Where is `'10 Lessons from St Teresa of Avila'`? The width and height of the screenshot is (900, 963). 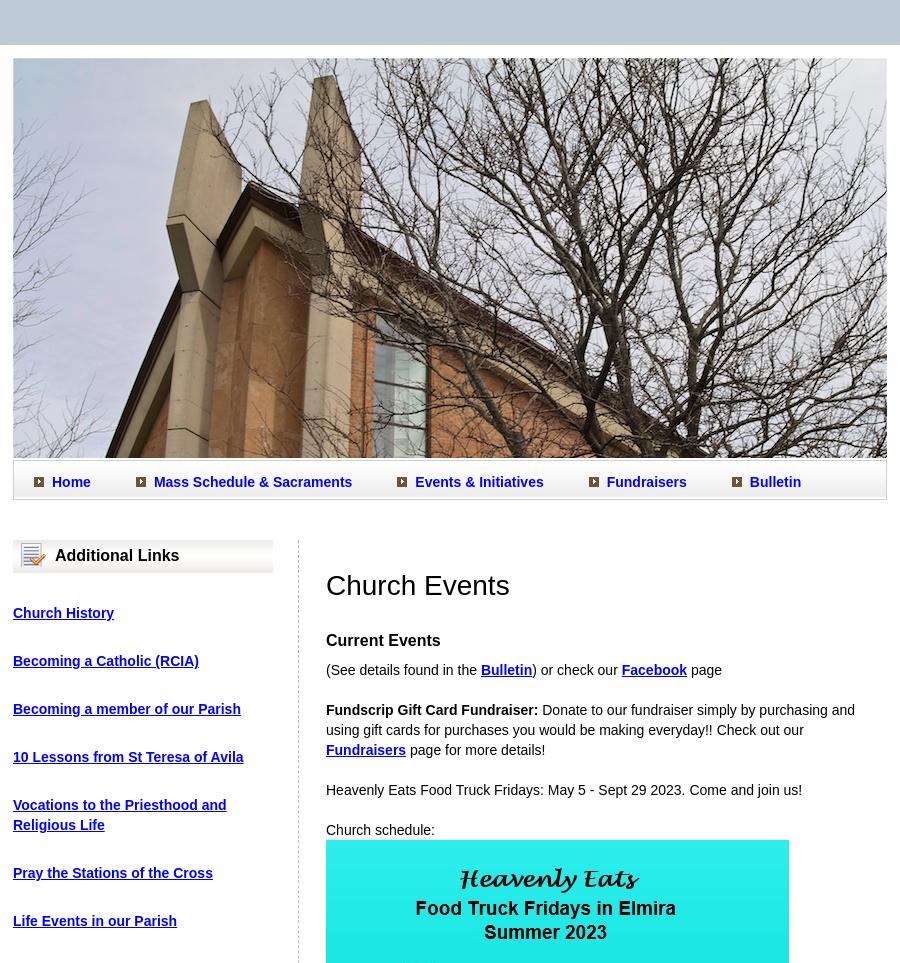 '10 Lessons from St Teresa of Avila' is located at coordinates (127, 757).